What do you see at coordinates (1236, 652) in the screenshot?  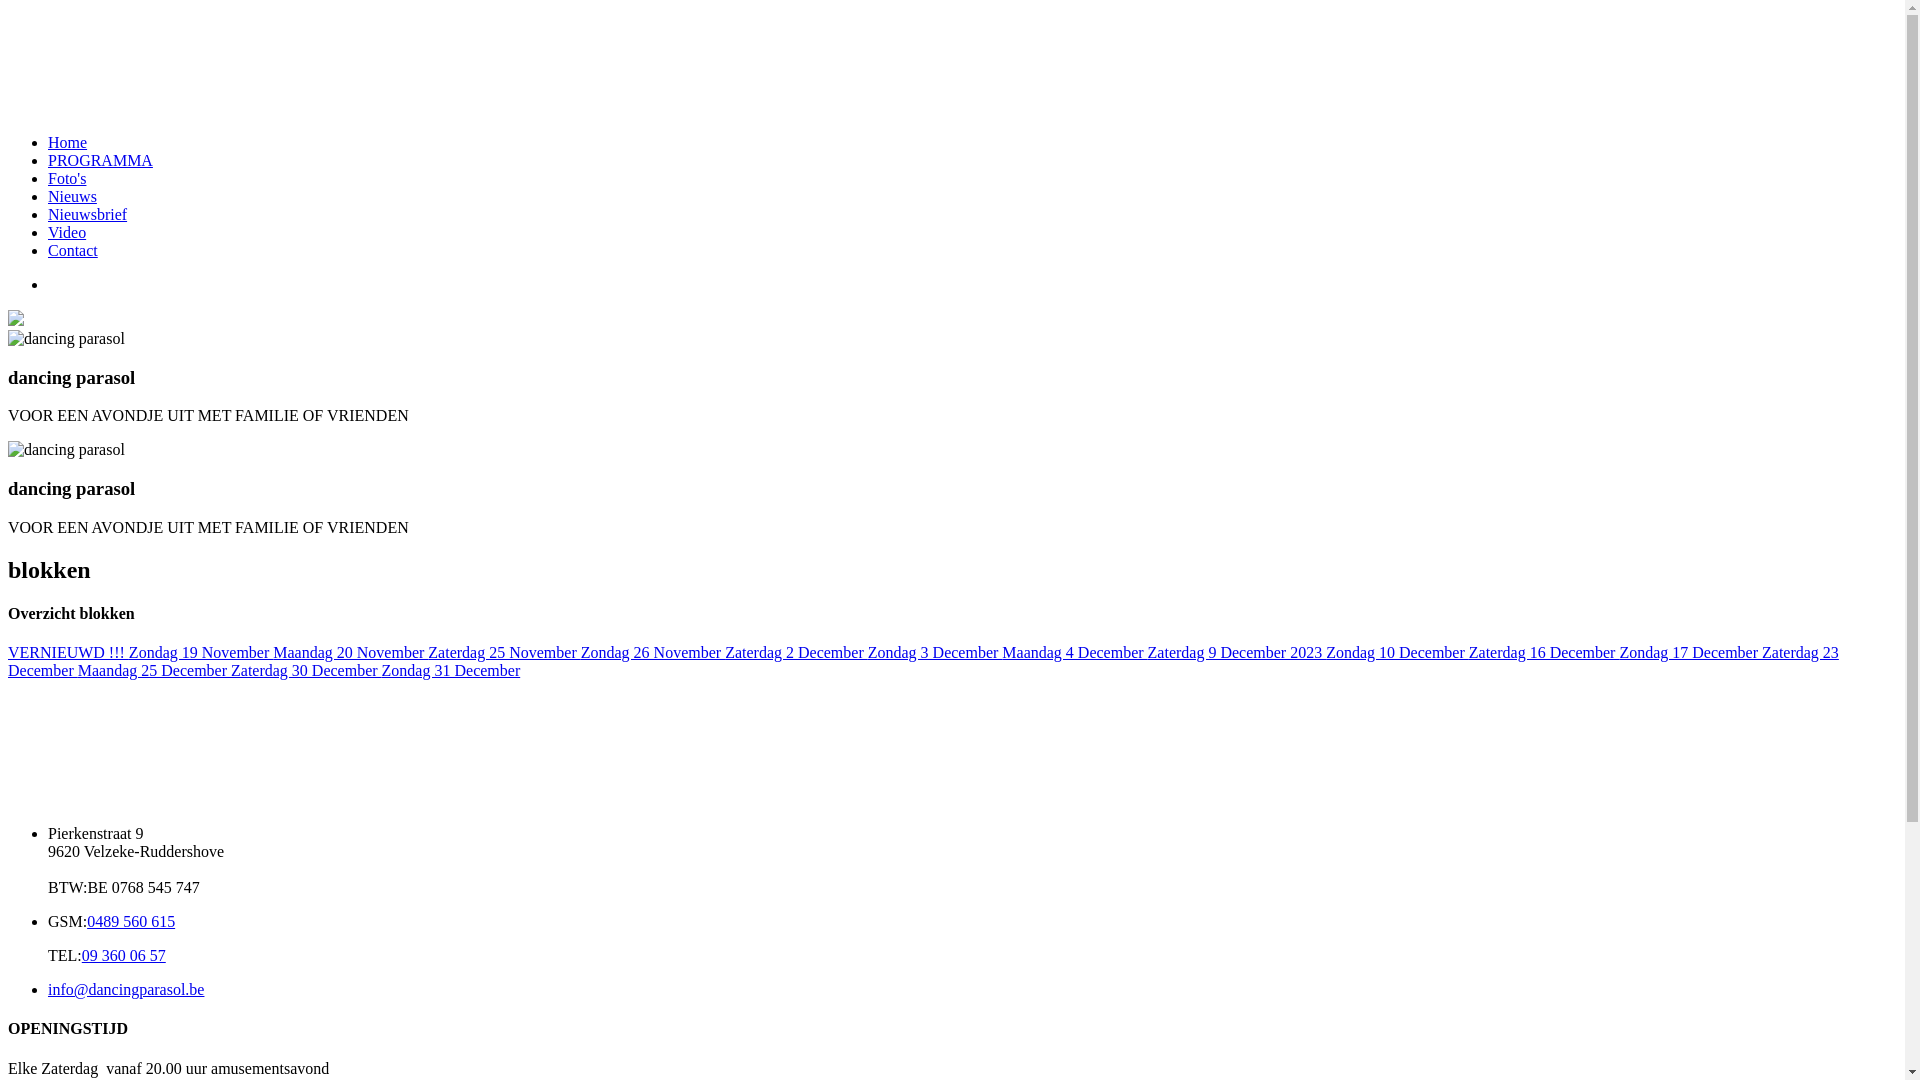 I see `'Zaterdag 9 December 2023'` at bounding box center [1236, 652].